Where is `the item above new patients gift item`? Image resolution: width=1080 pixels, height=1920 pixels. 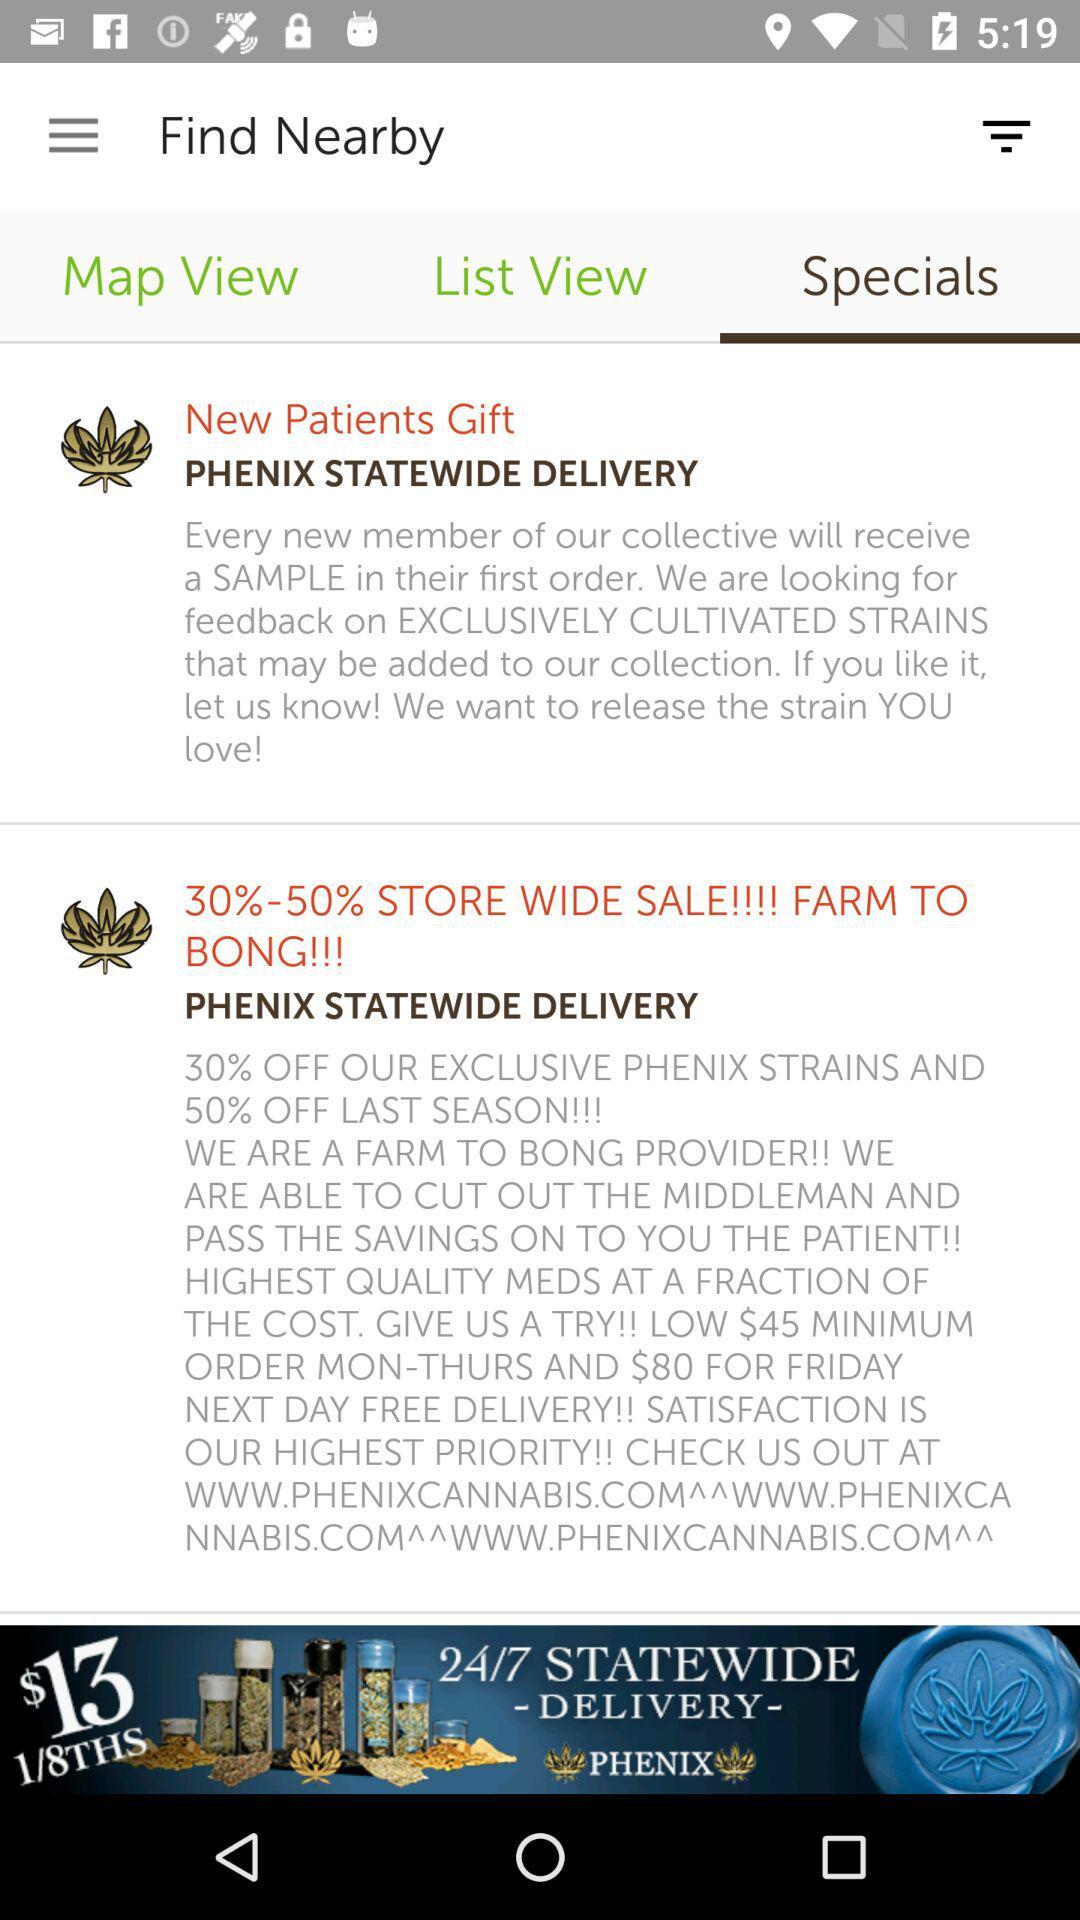
the item above new patients gift item is located at coordinates (540, 275).